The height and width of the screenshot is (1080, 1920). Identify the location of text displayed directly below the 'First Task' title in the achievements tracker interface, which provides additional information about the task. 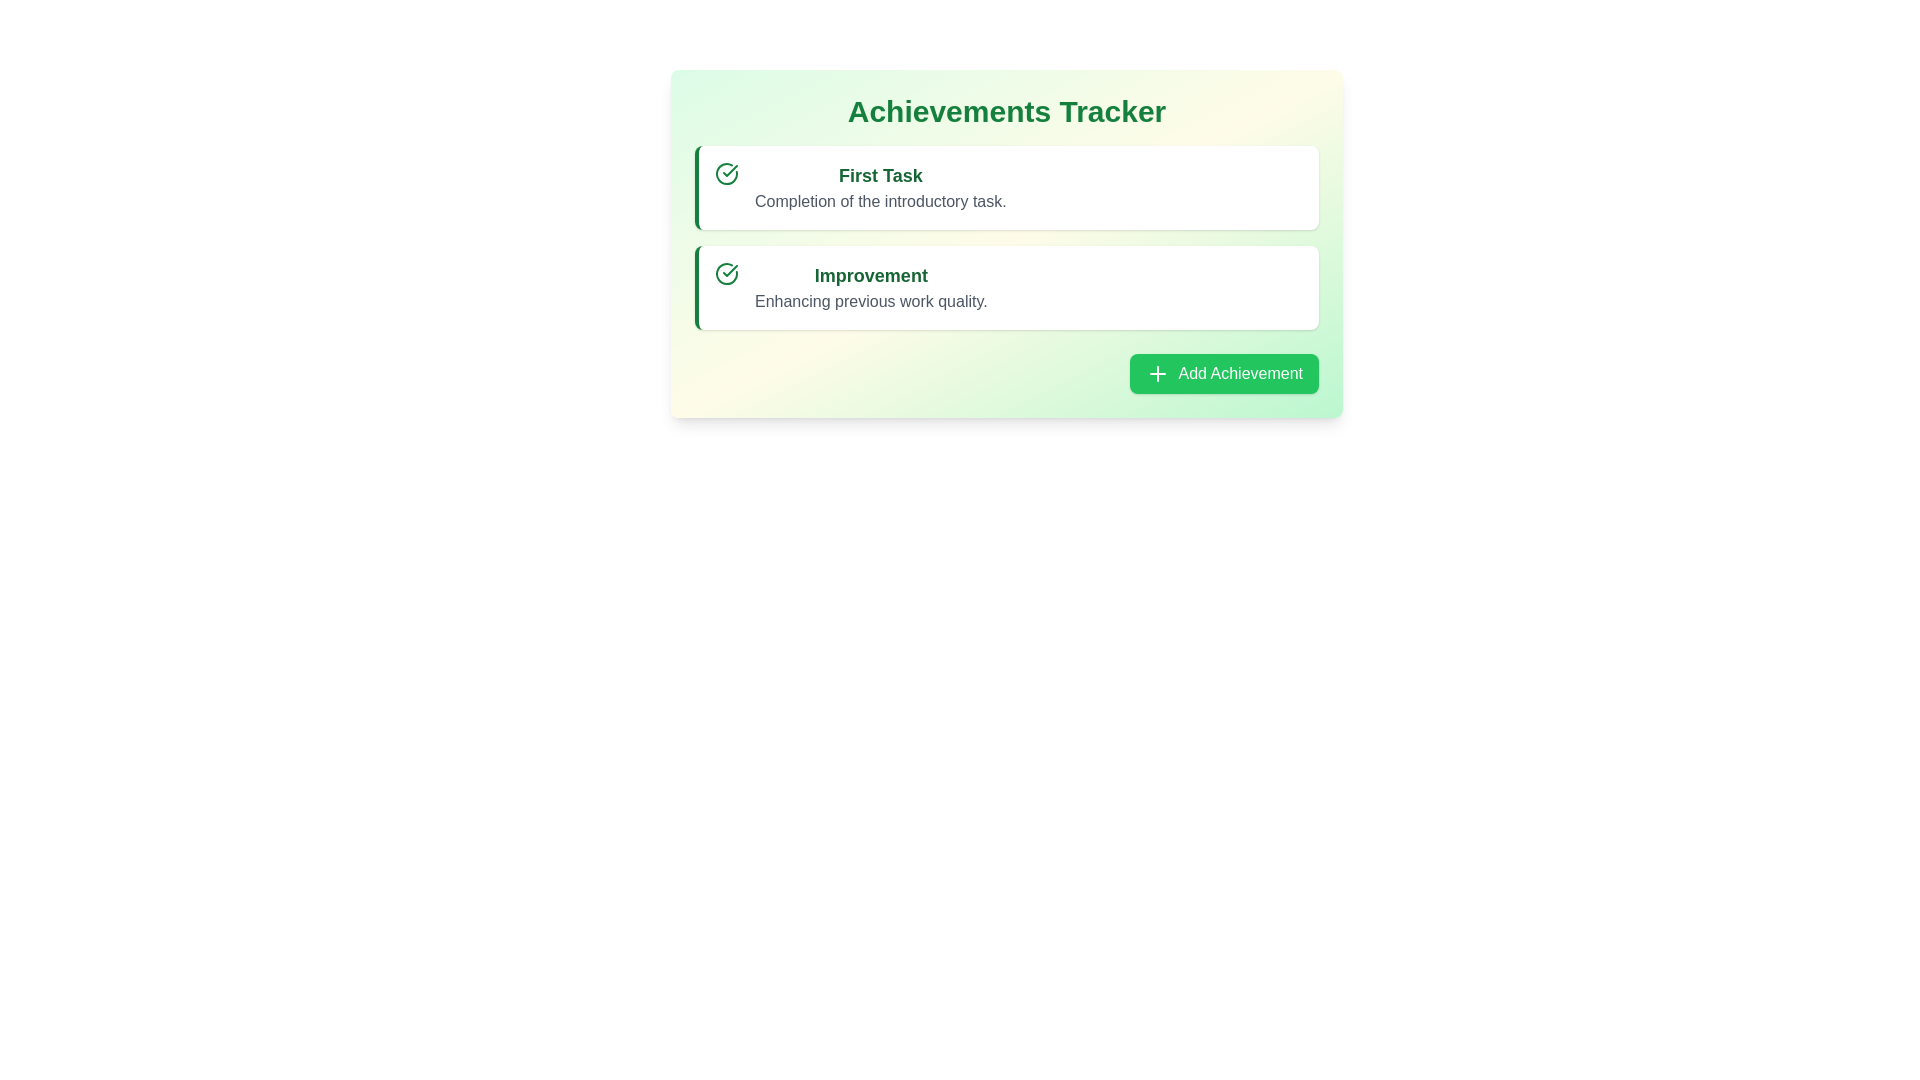
(880, 201).